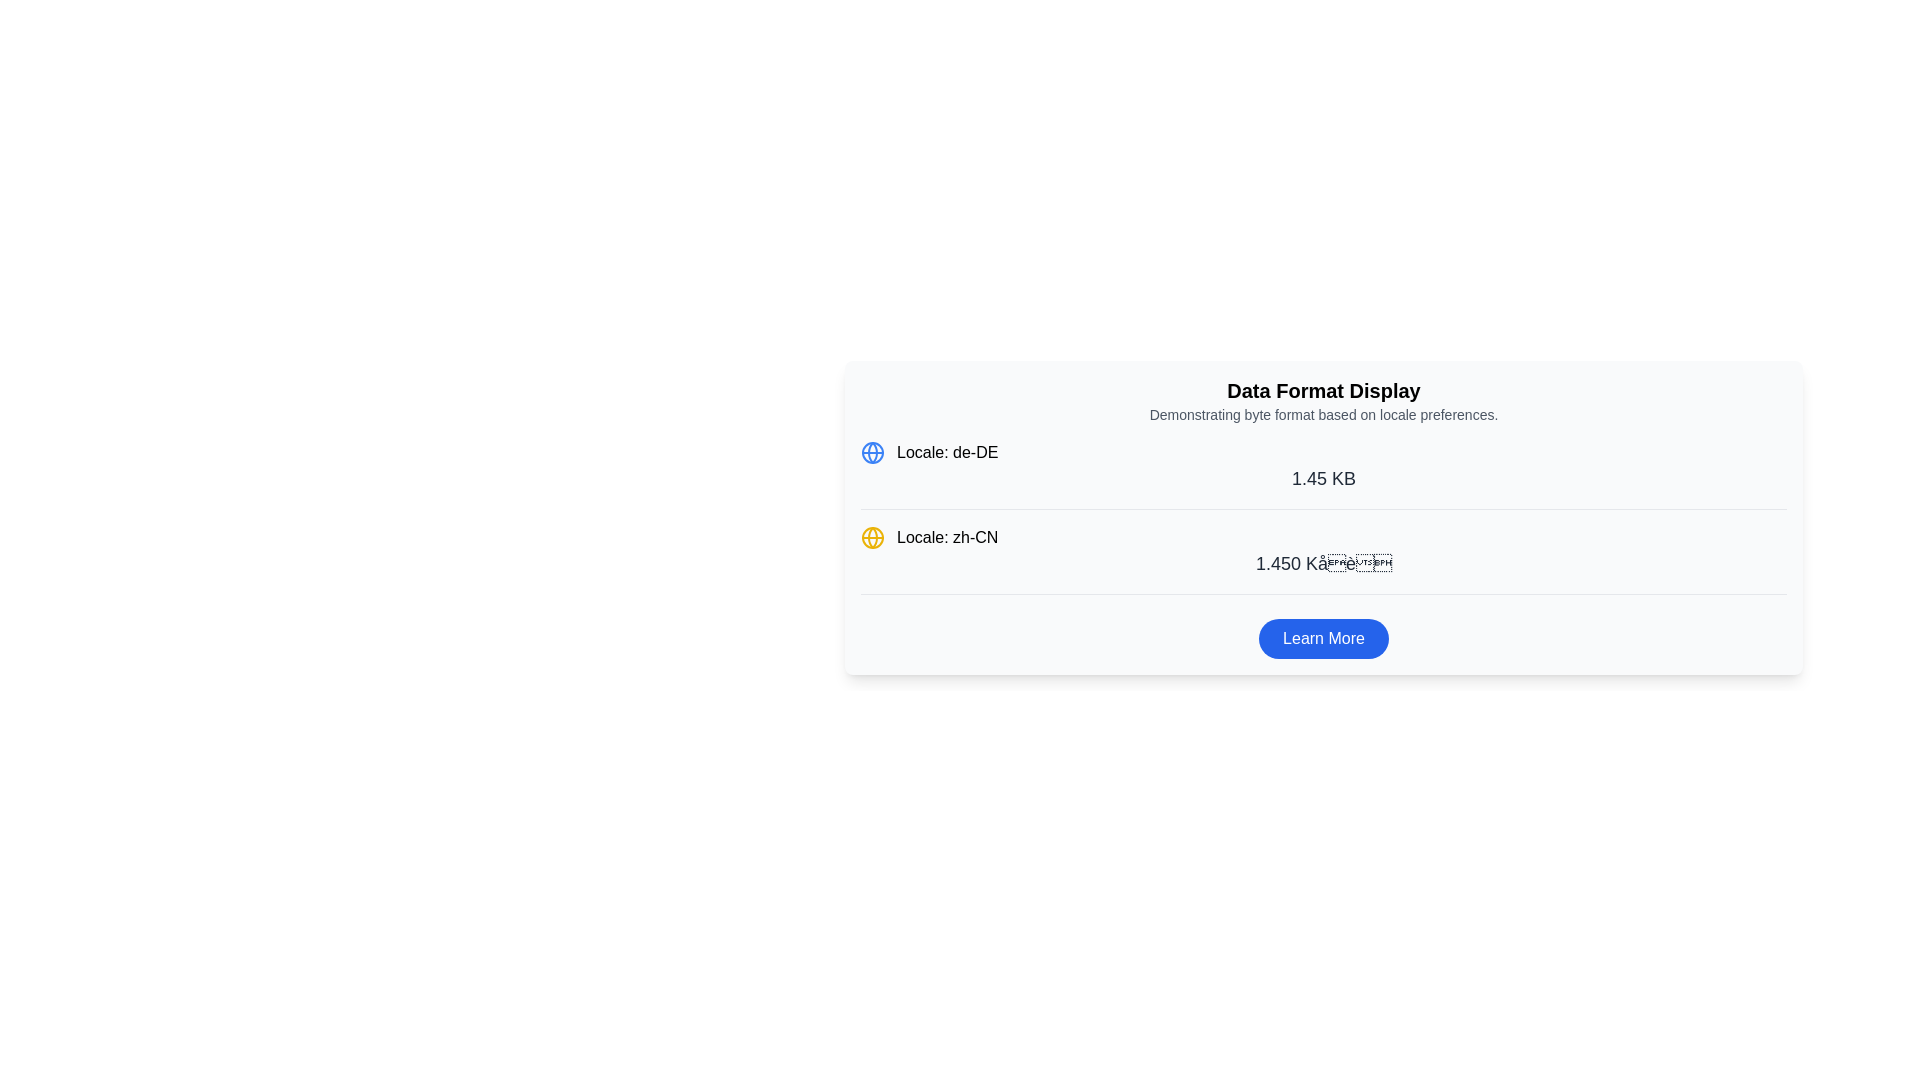 This screenshot has width=1920, height=1080. I want to click on the text display showing 'Locale: zh-CN' and '1.450 Kå±97è±82', which is located below 'Locale: de-DE', so click(1324, 560).